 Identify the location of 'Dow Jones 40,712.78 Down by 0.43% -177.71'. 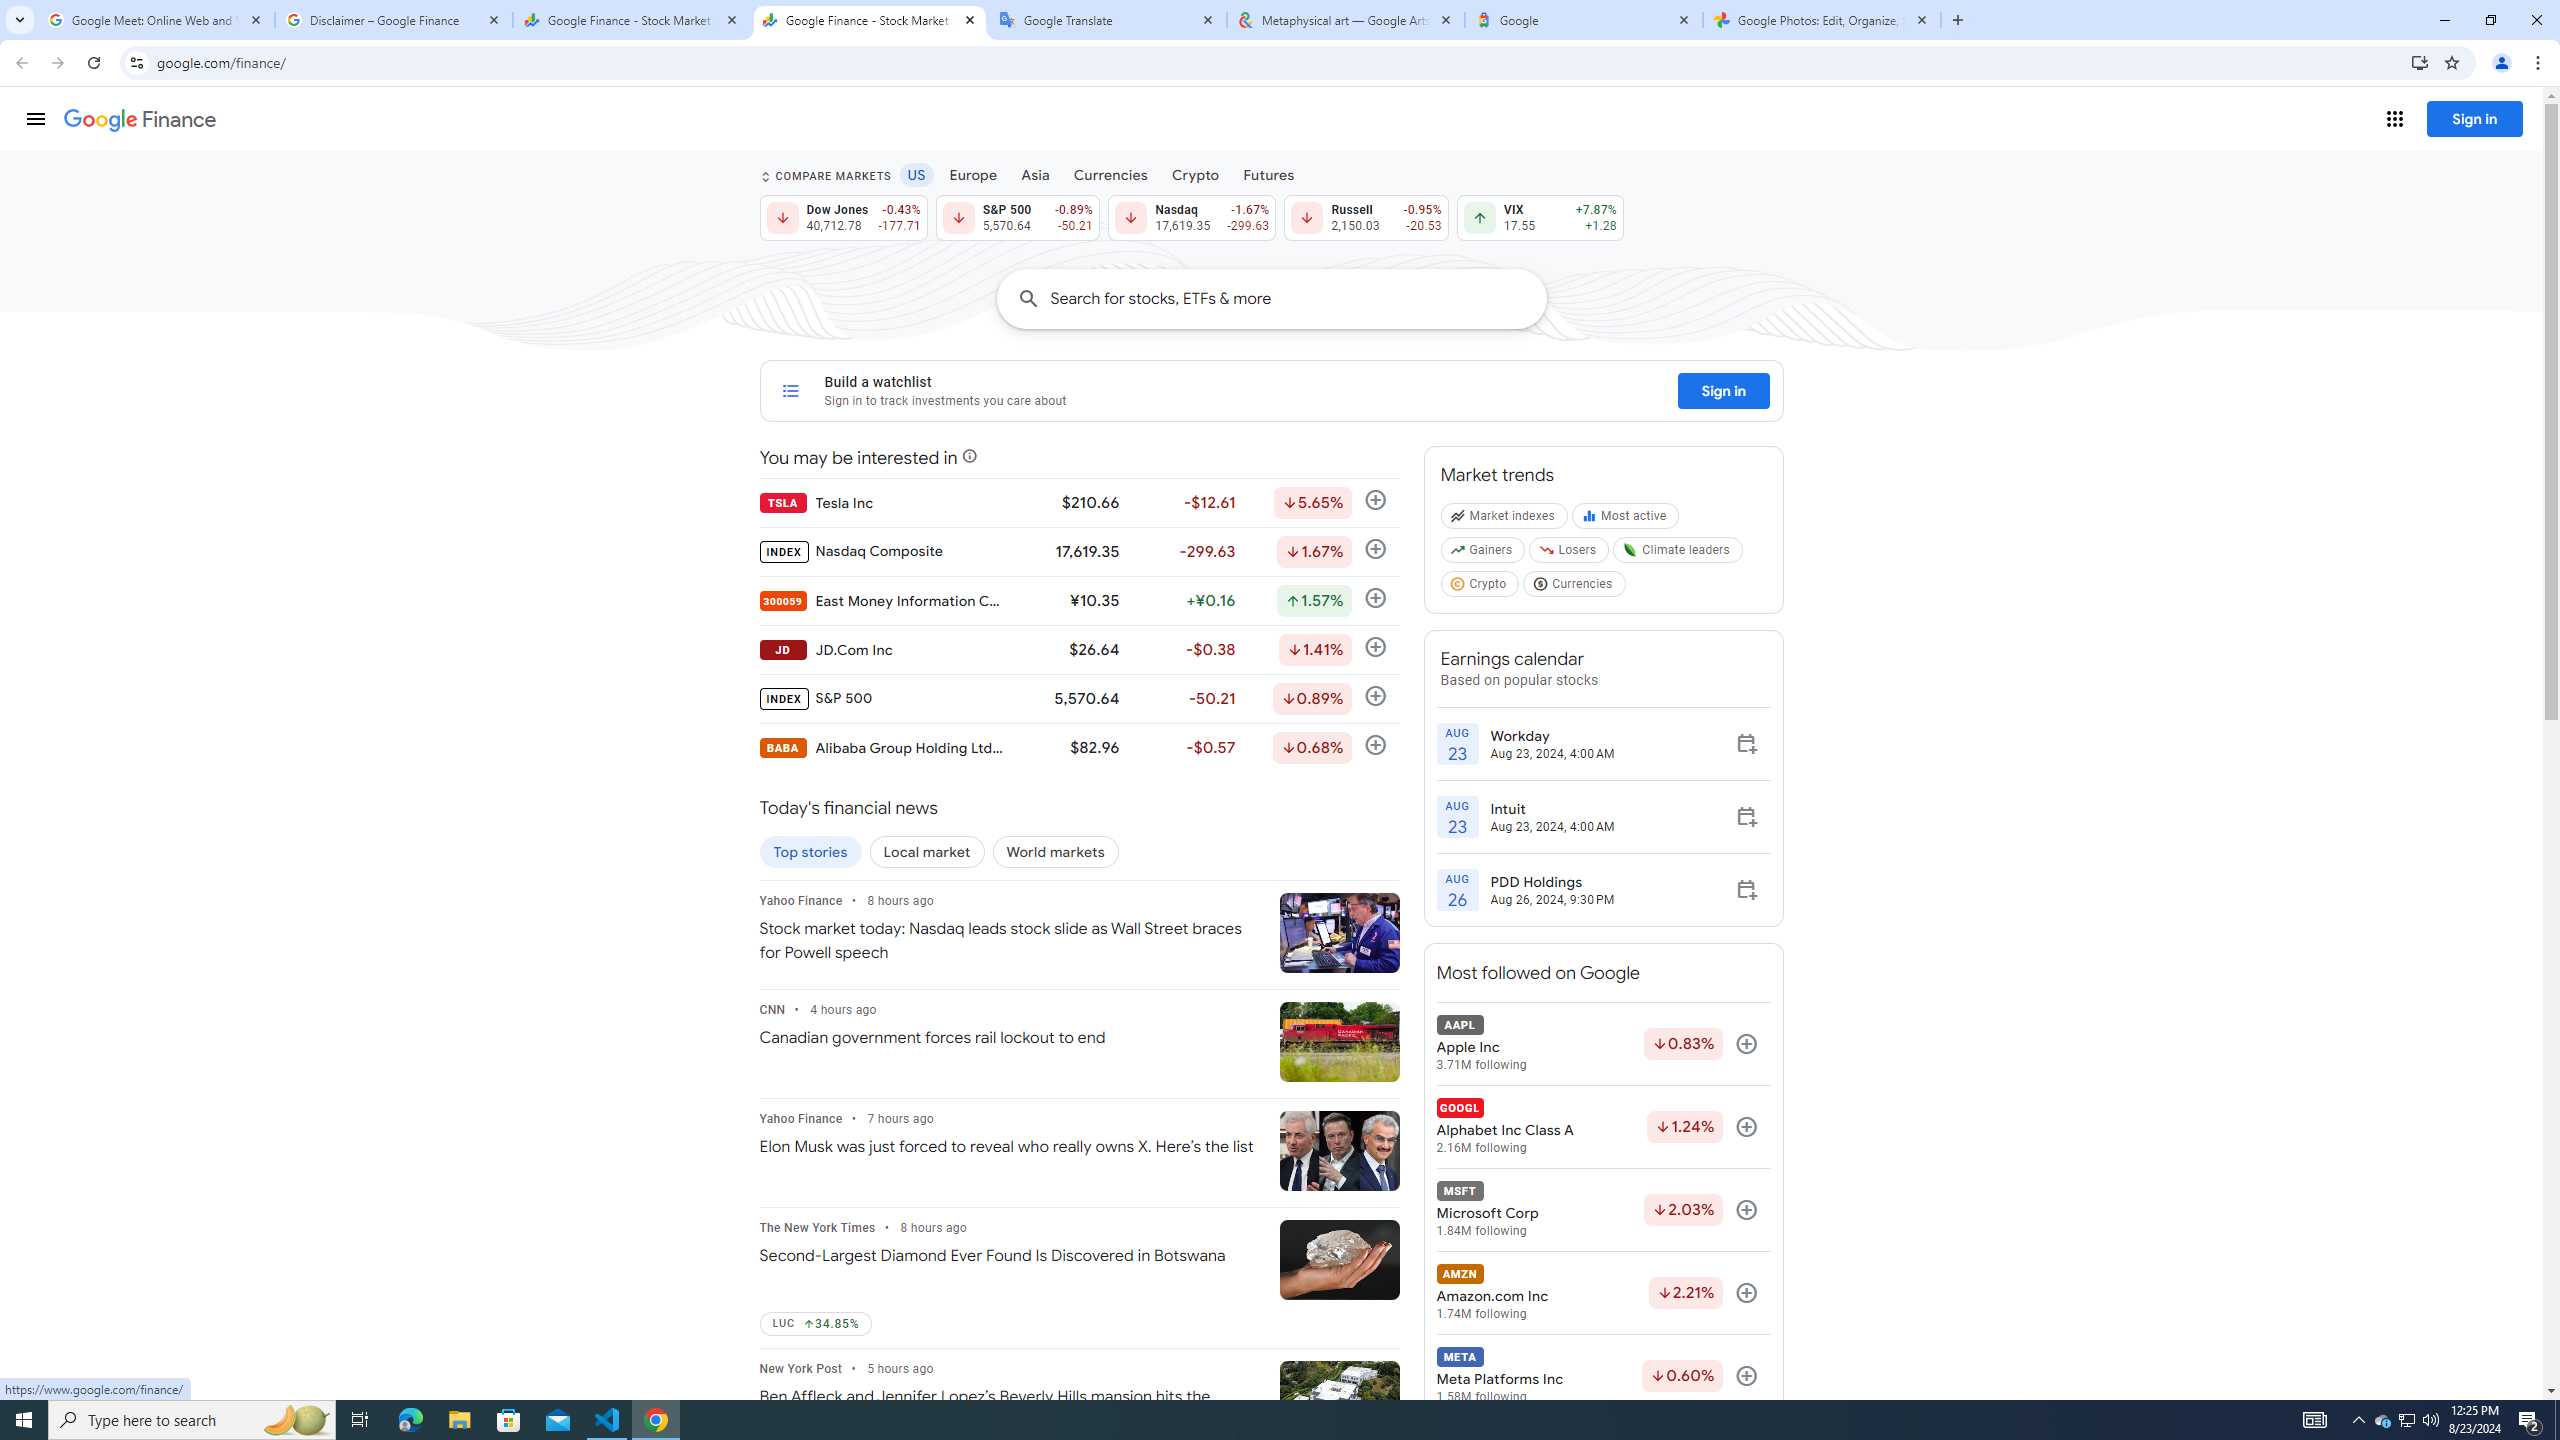
(841, 217).